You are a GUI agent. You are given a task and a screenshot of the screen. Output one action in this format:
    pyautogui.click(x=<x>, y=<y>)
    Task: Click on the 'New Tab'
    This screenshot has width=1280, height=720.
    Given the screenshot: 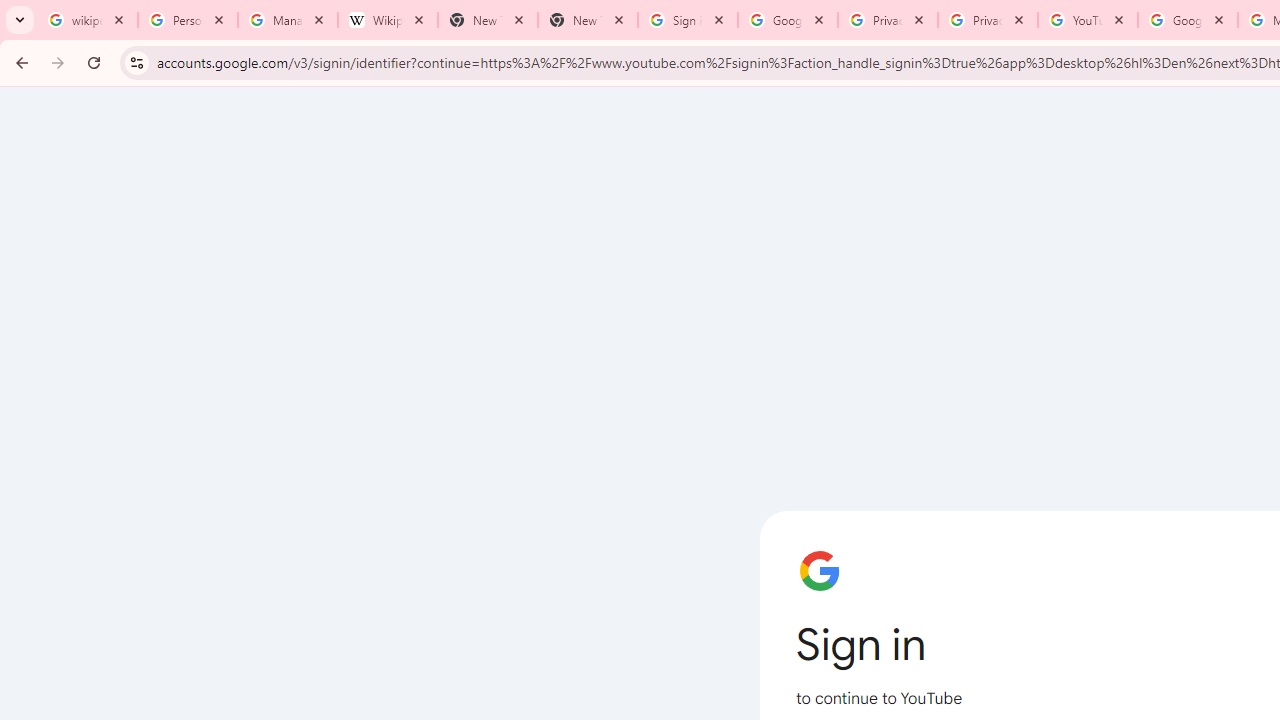 What is the action you would take?
    pyautogui.click(x=586, y=20)
    